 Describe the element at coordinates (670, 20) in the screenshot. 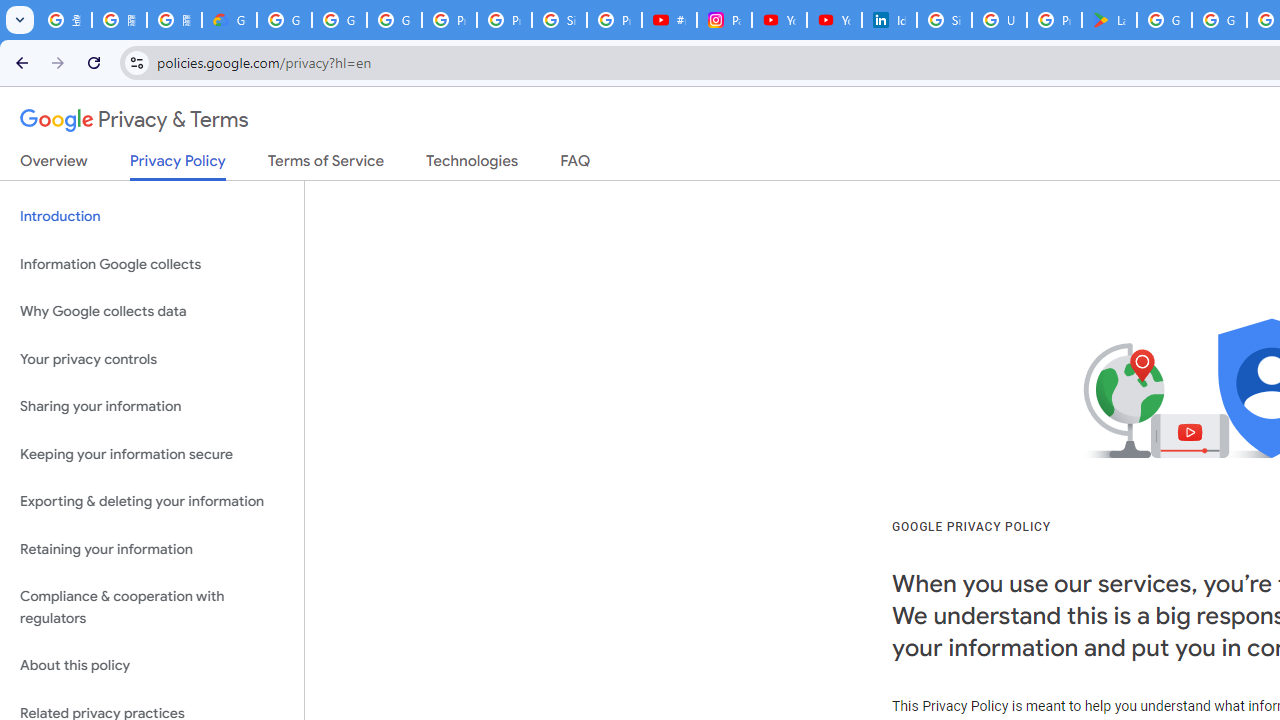

I see `'#nbabasketballhighlights - YouTube'` at that location.